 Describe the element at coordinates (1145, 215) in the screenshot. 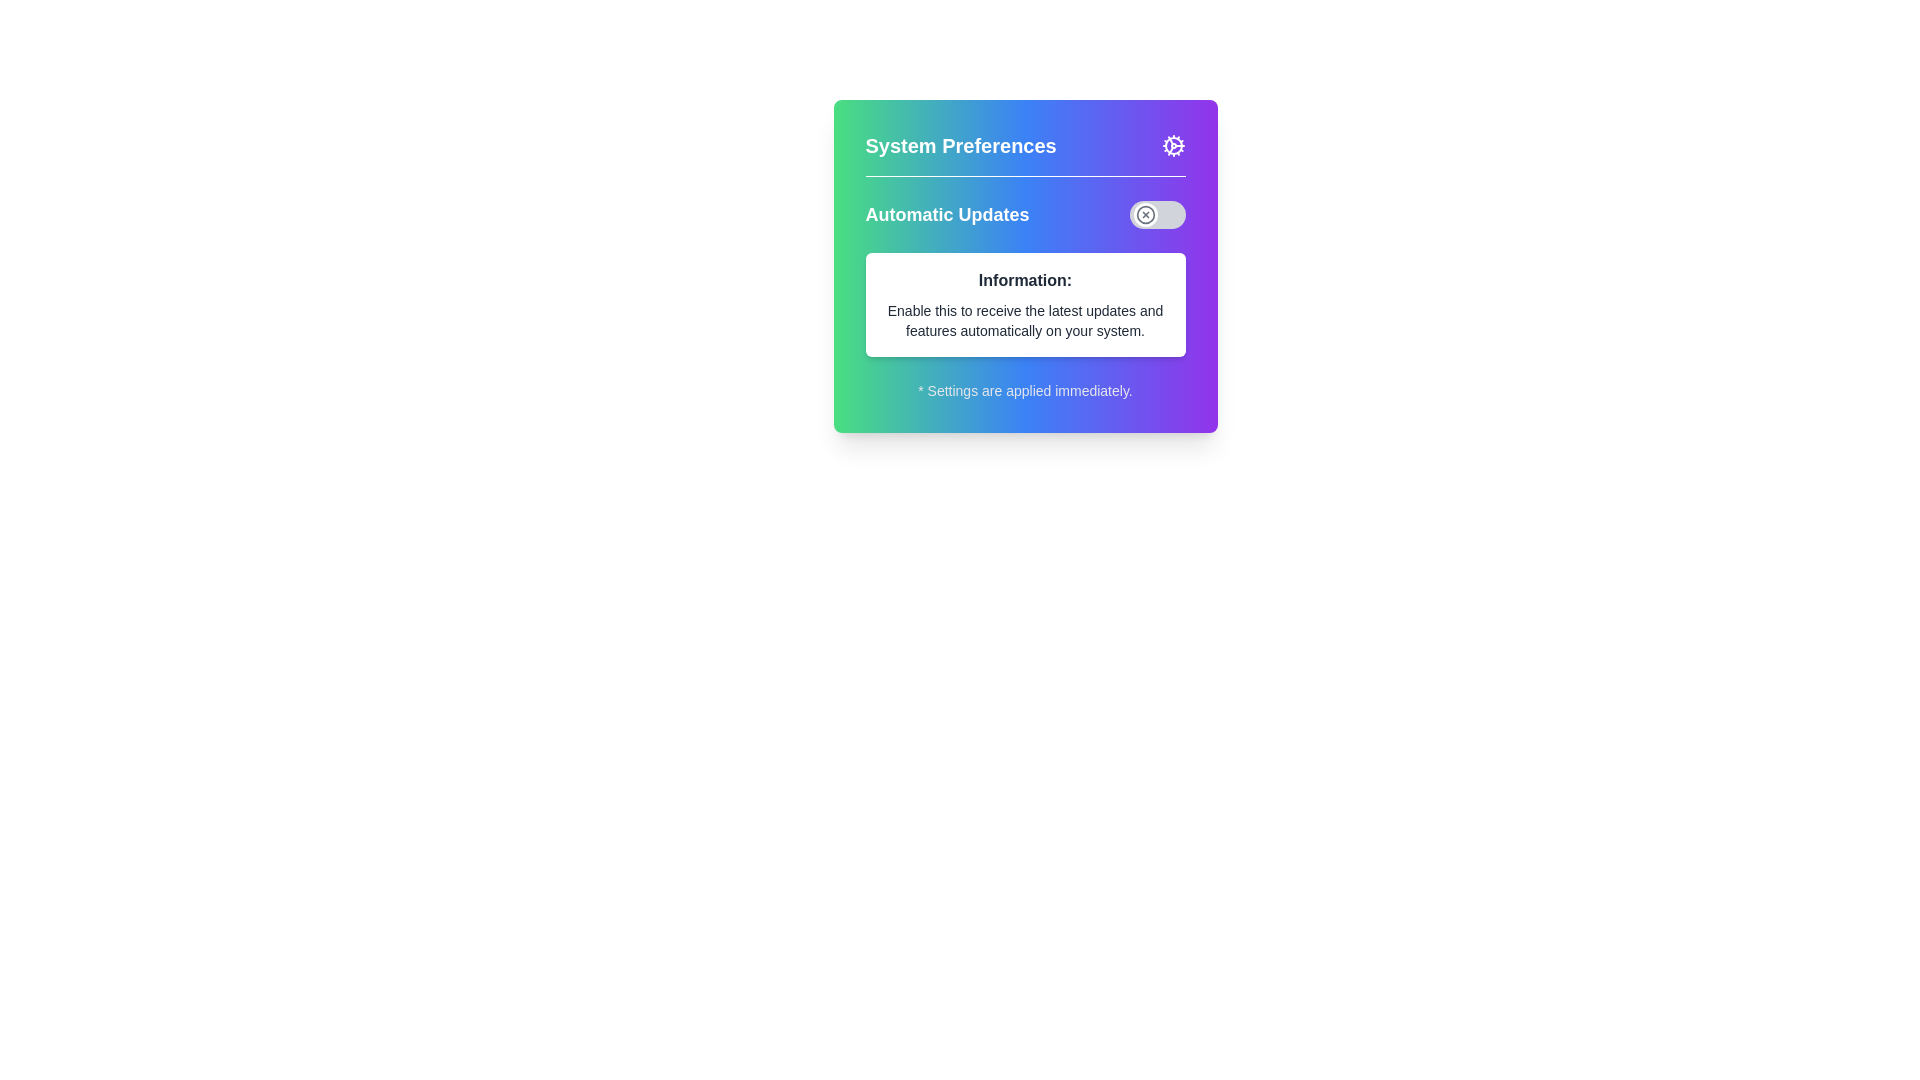

I see `the toggle switch thumb, which is a circular element with a white background located to the right side of the toggle bar for 'Automatic Updates' in the 'System Preferences' card` at that location.